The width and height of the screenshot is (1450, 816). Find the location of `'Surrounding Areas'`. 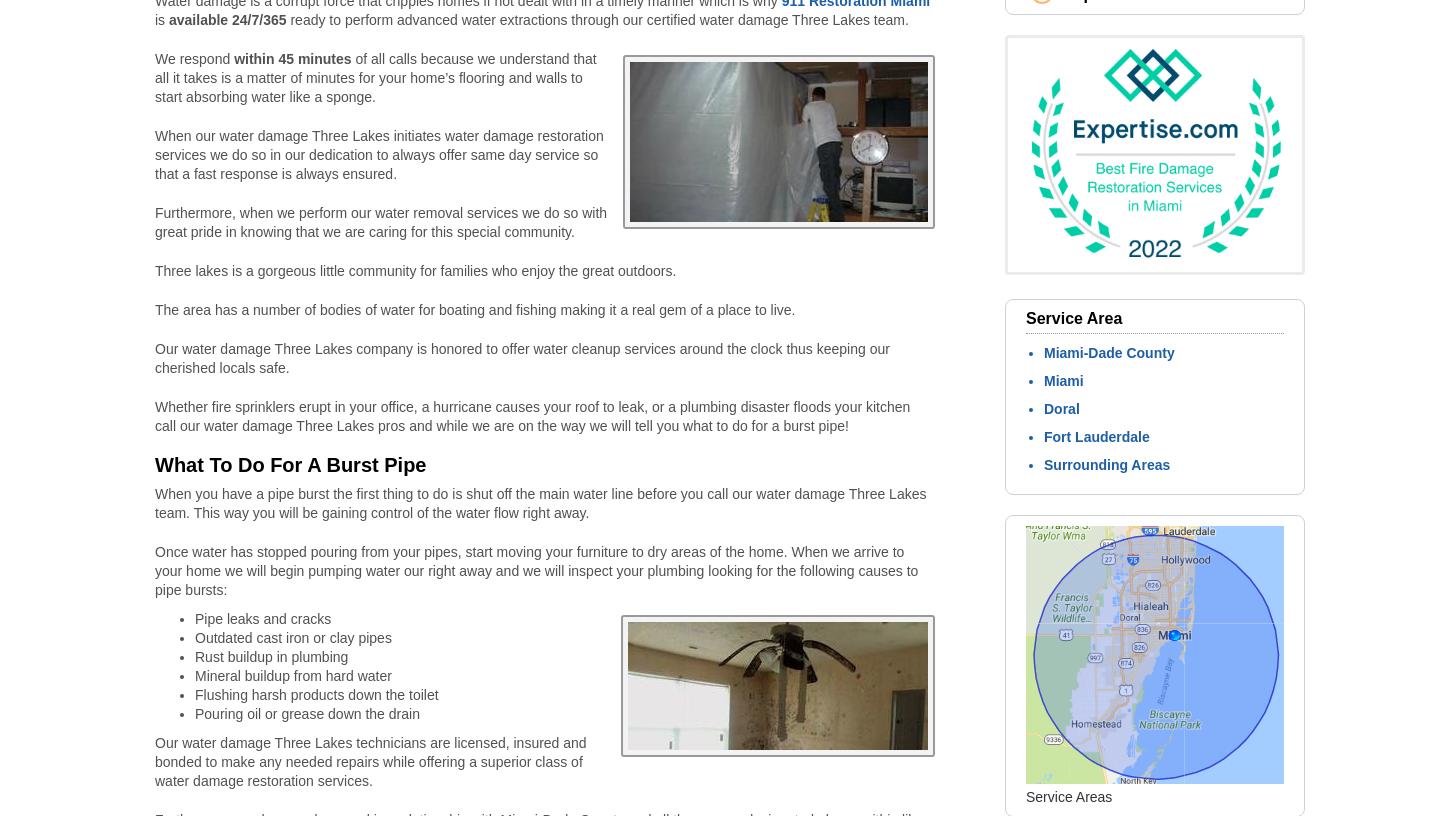

'Surrounding Areas' is located at coordinates (1044, 464).